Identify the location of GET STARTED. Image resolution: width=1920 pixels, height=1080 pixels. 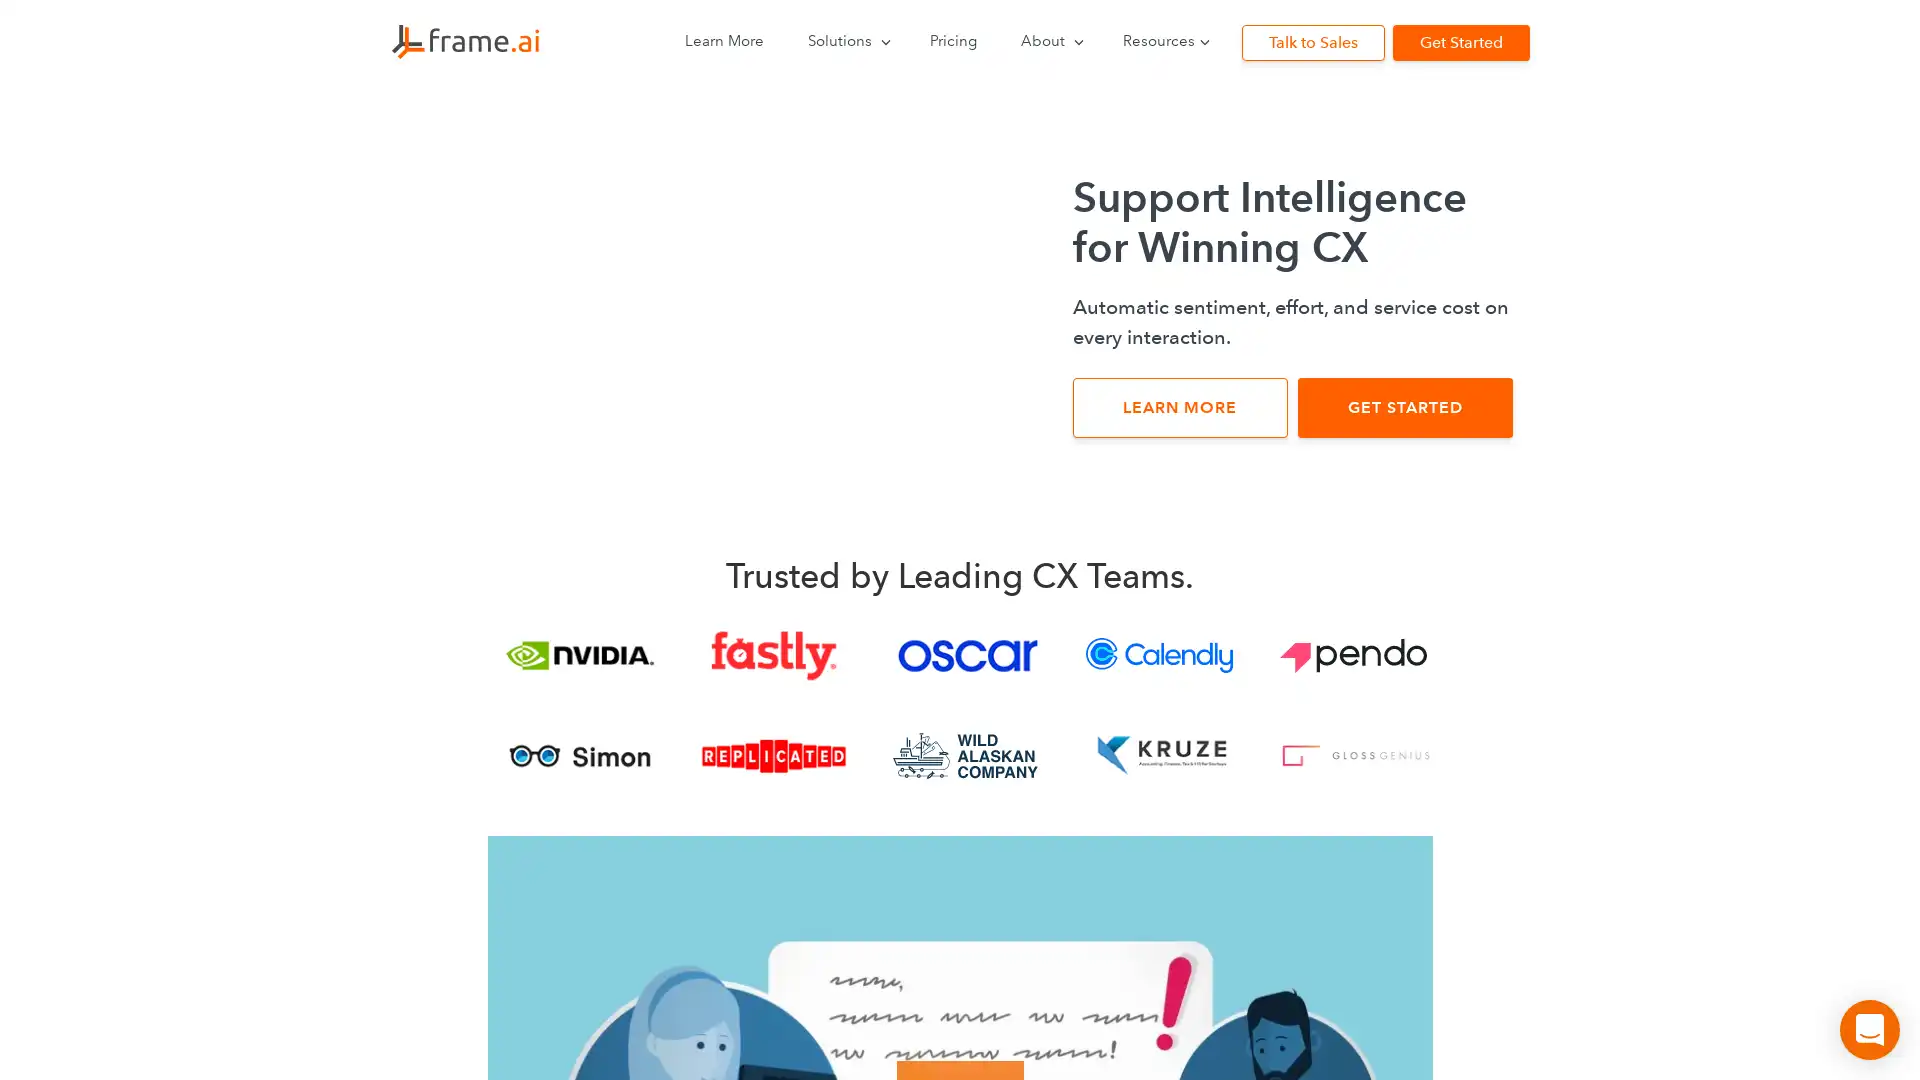
(1403, 407).